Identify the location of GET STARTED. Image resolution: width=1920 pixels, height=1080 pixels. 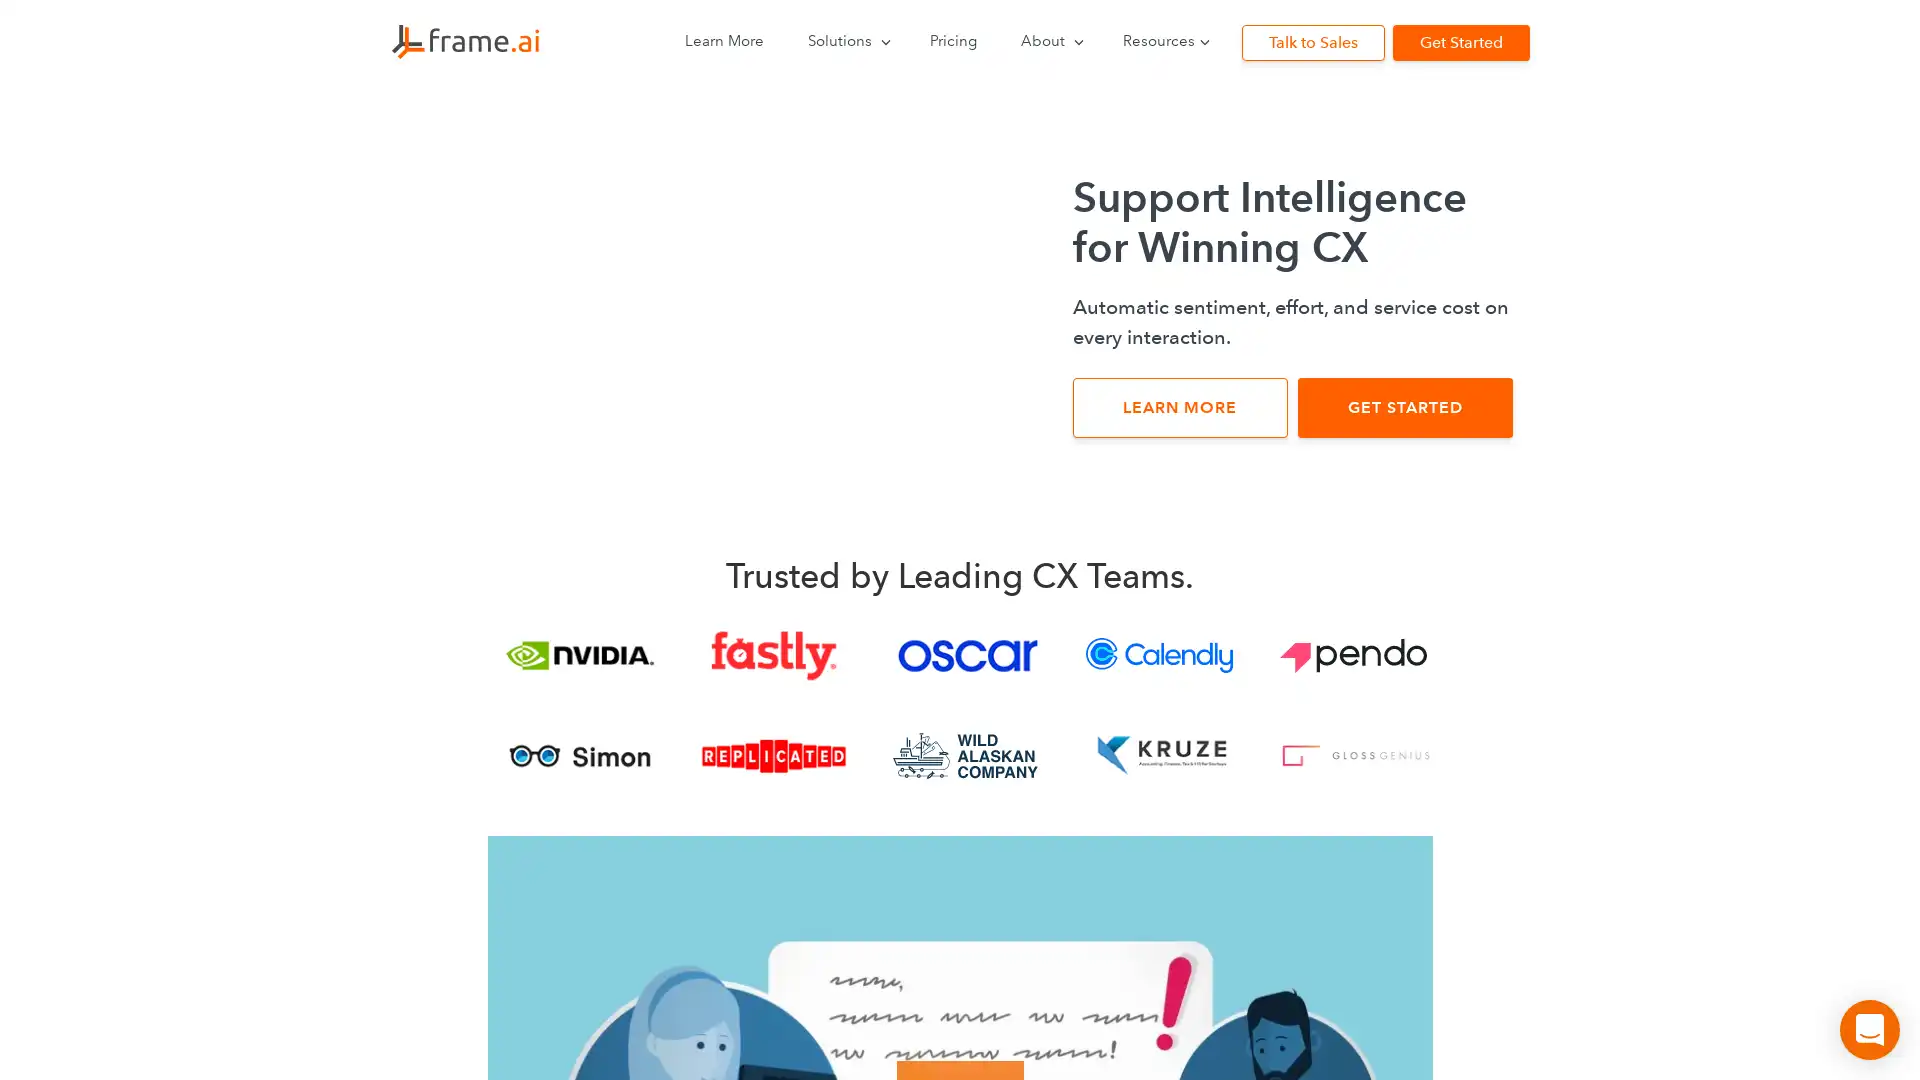
(1403, 407).